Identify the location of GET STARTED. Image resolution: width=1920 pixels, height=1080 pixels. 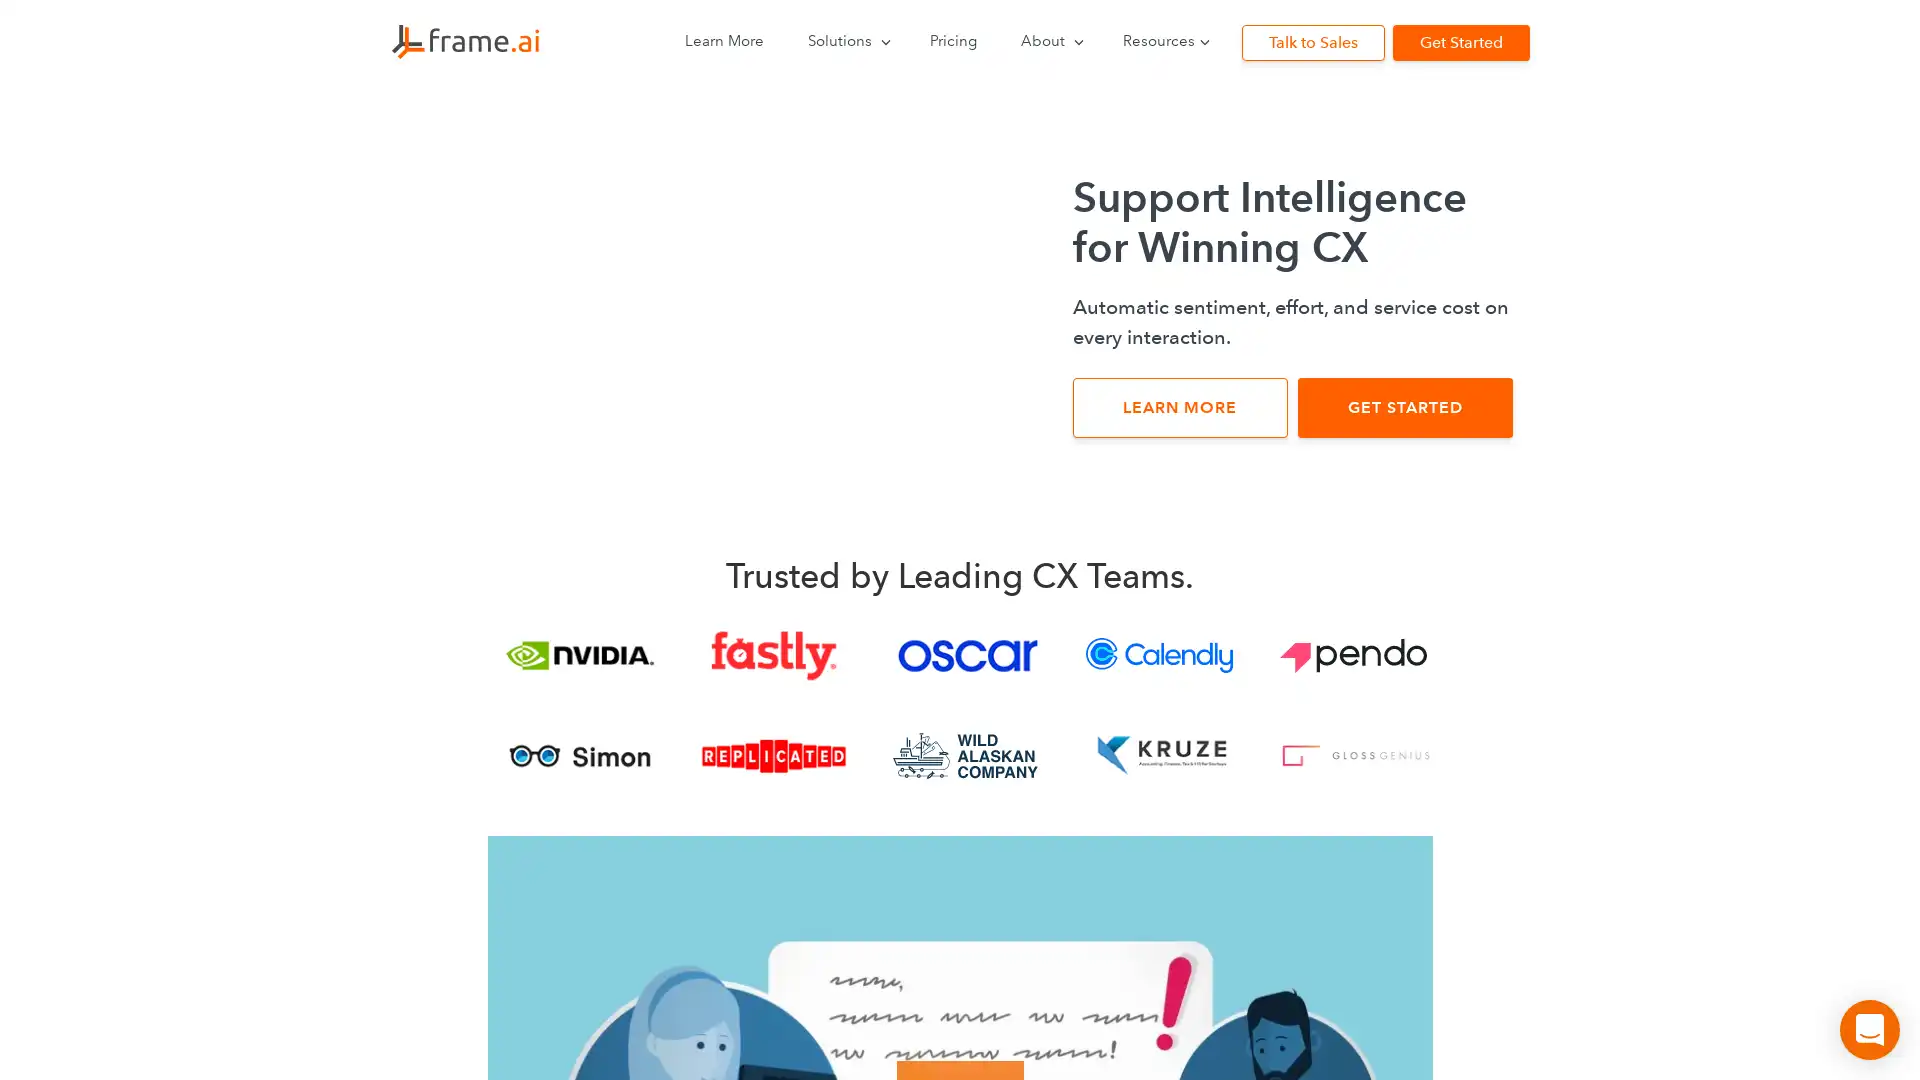
(1403, 407).